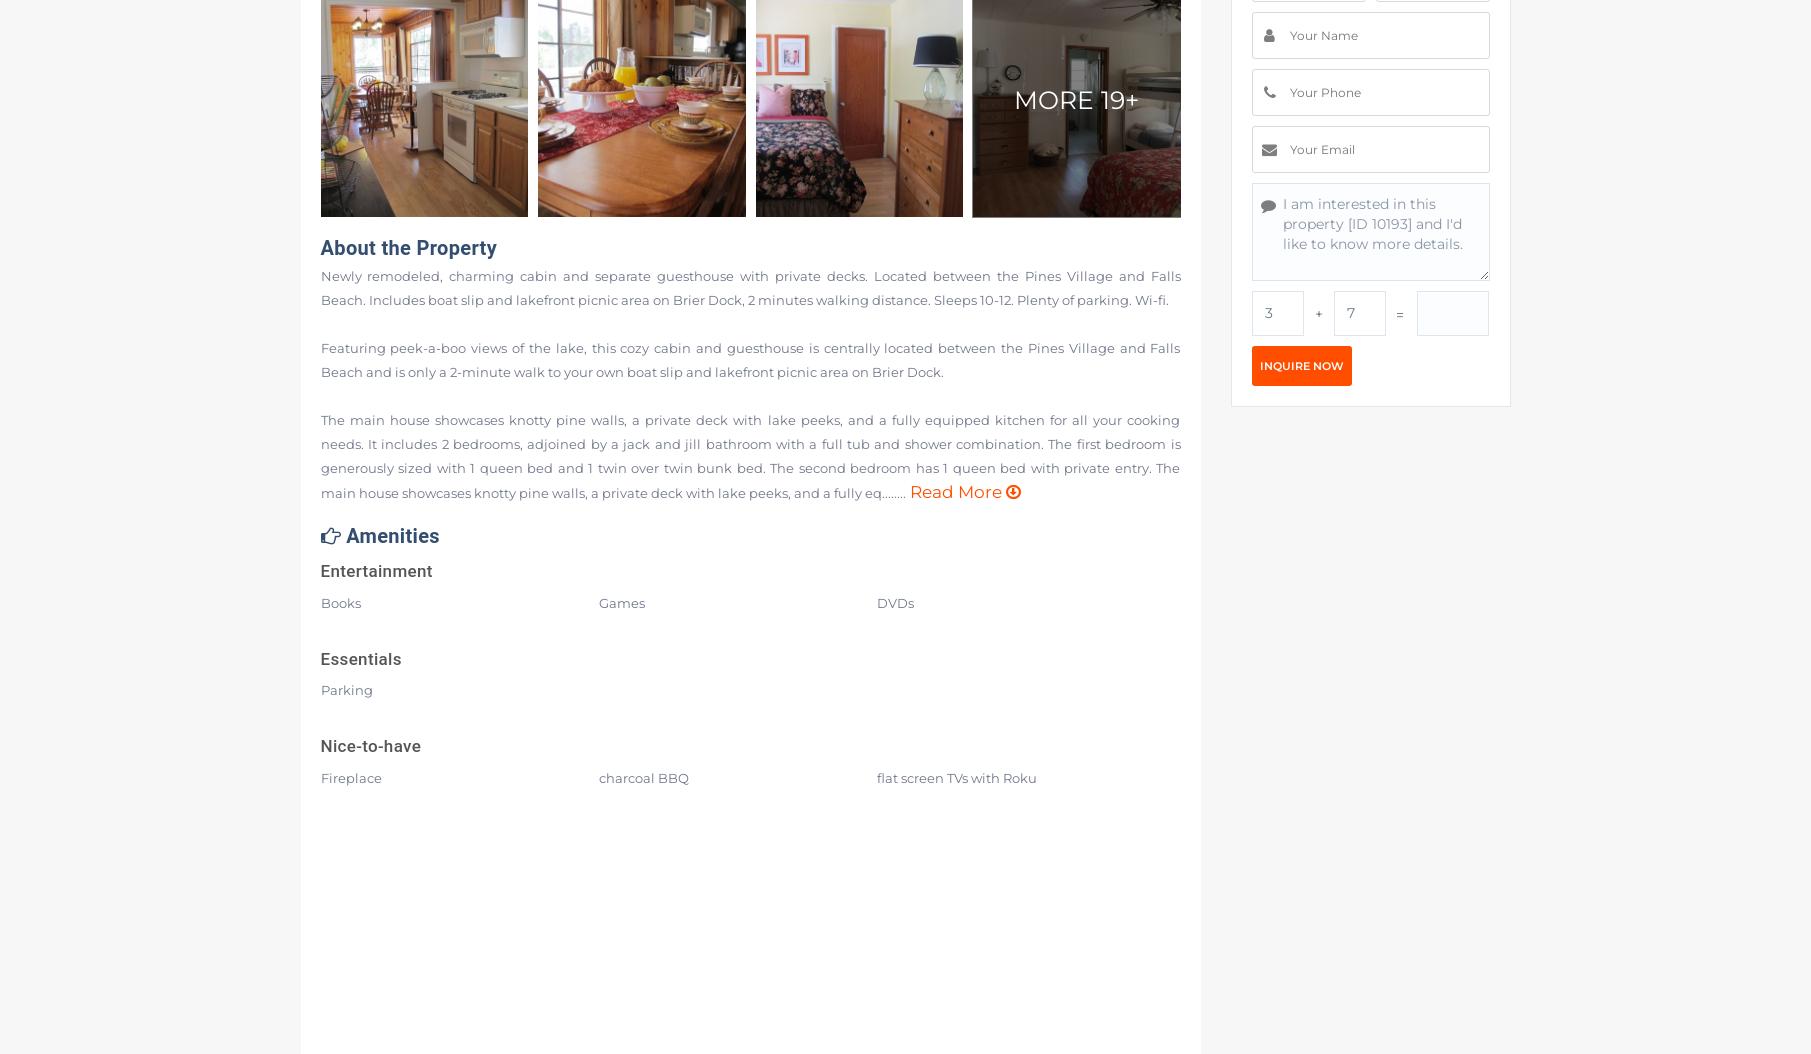 This screenshot has width=1811, height=1054. I want to click on 'Essentials', so click(359, 658).